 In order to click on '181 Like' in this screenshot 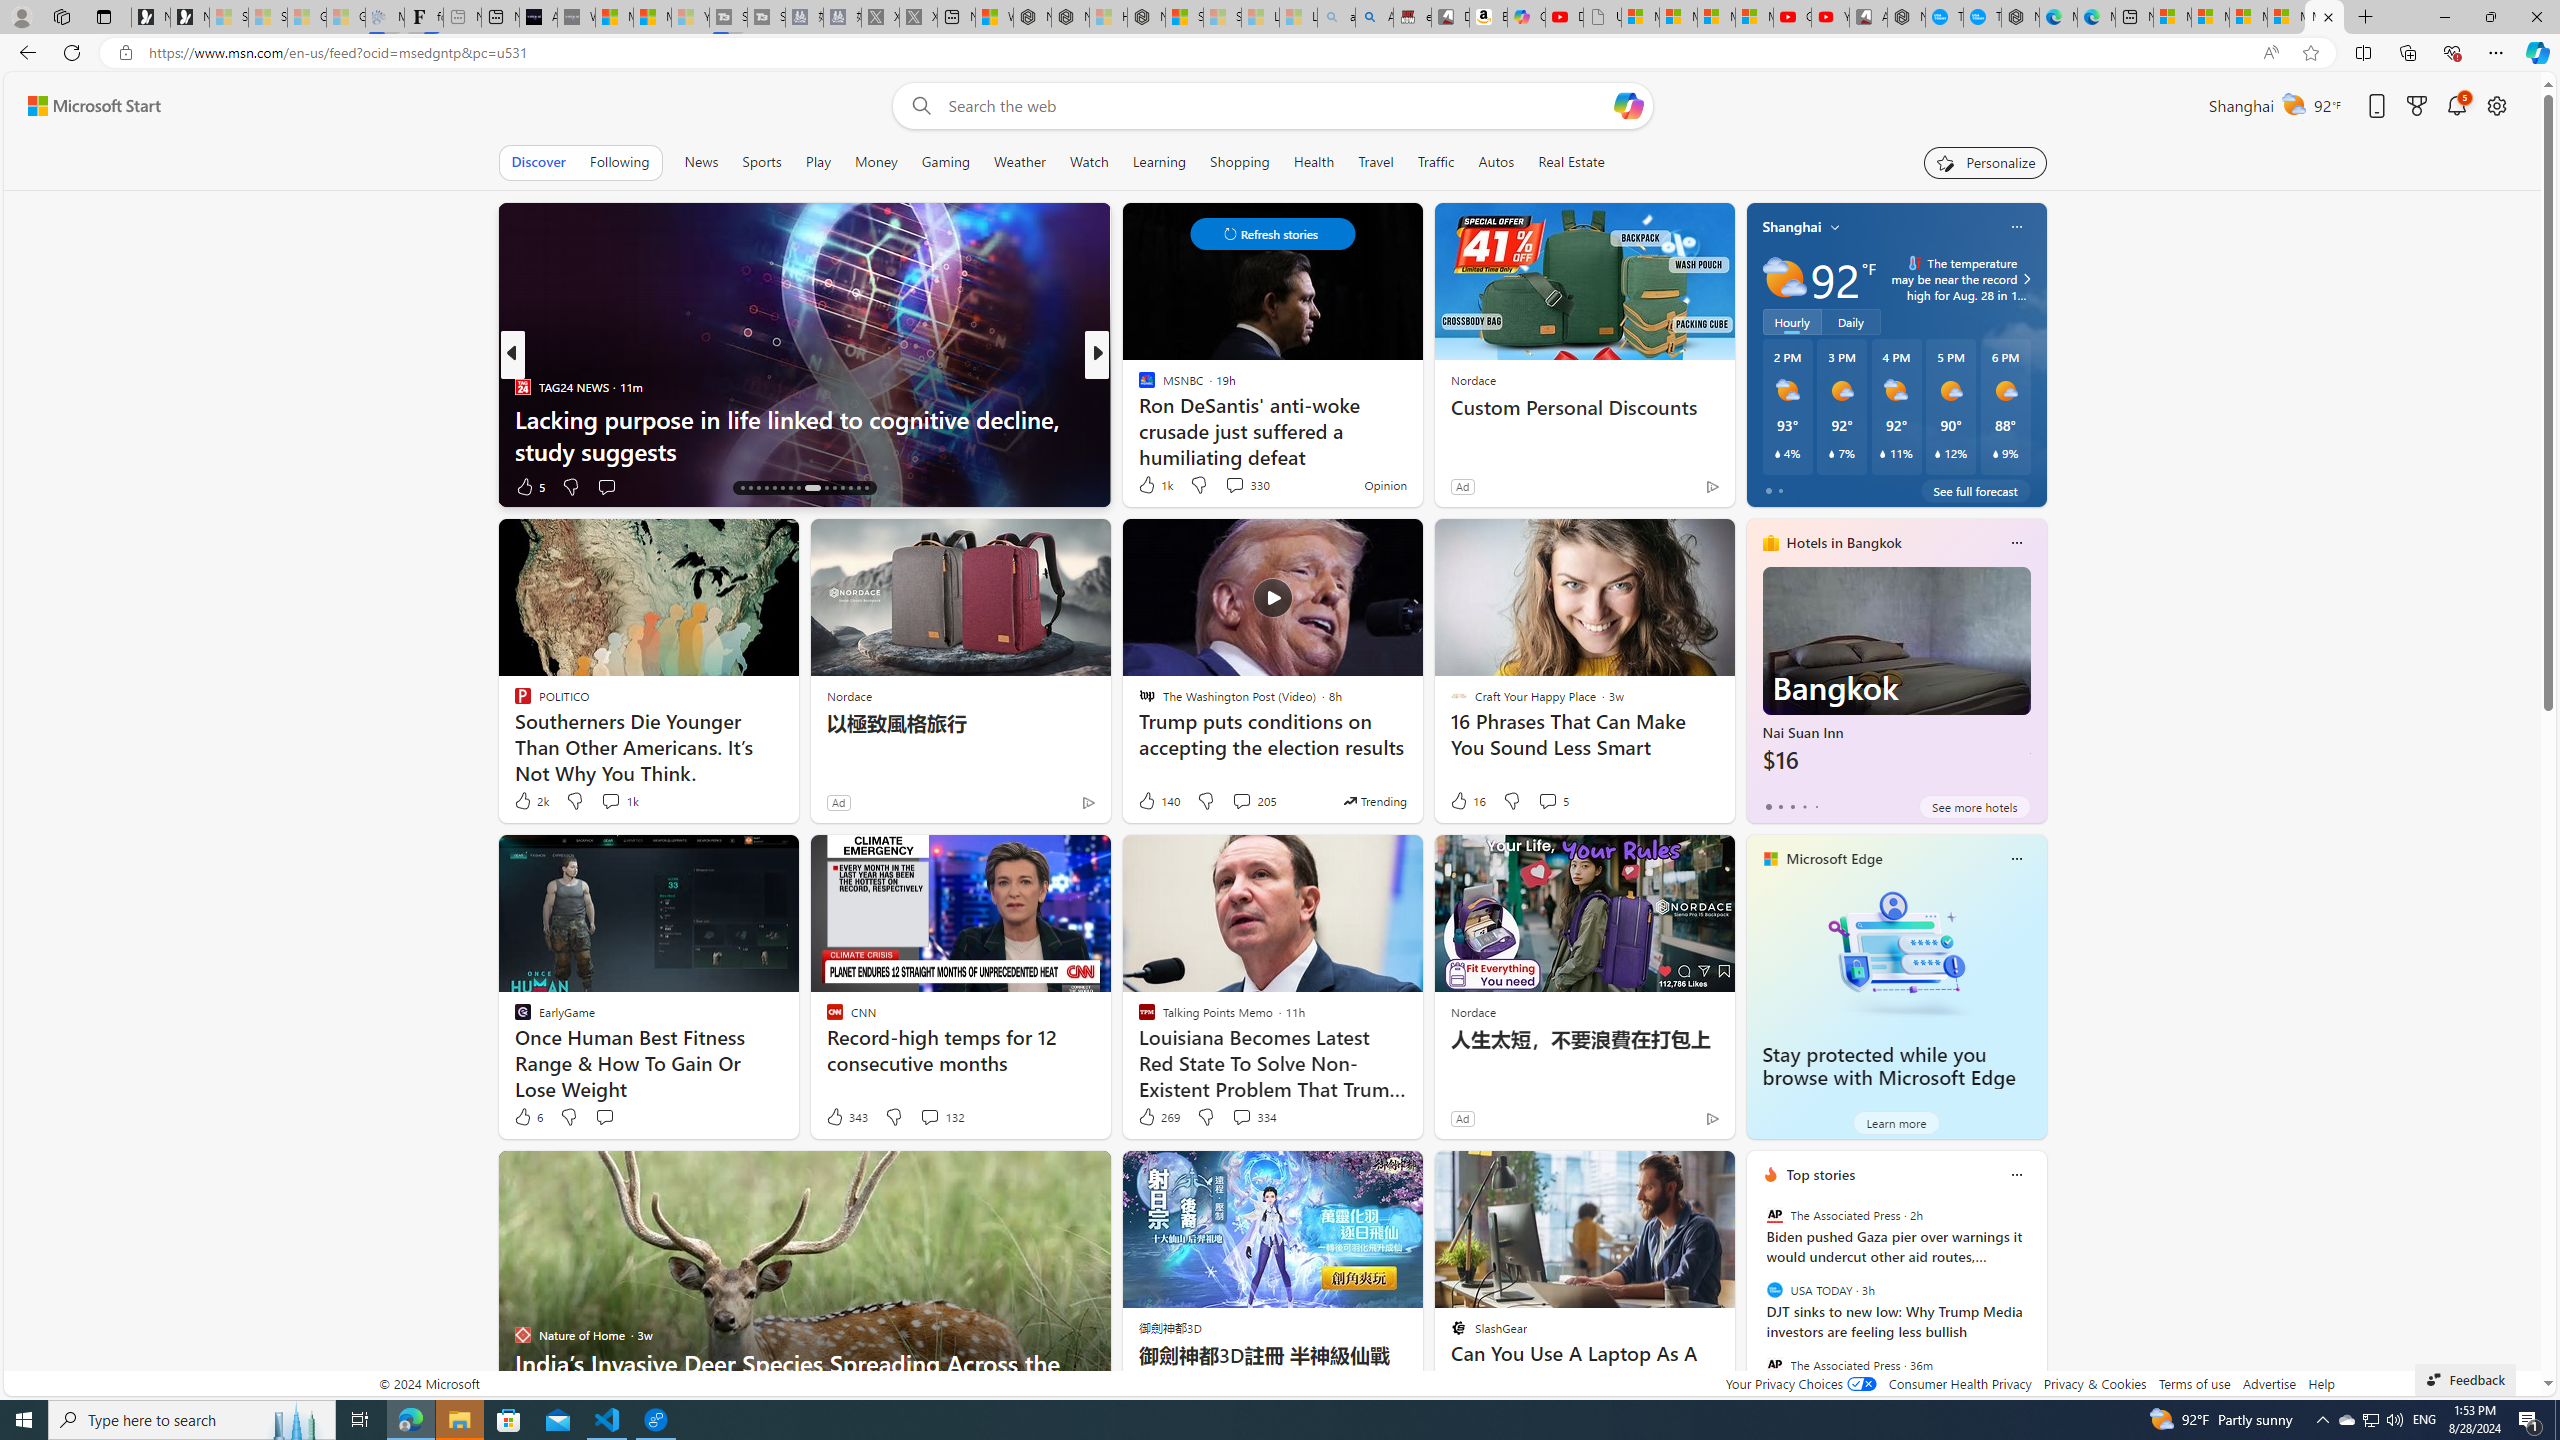, I will do `click(1151, 486)`.